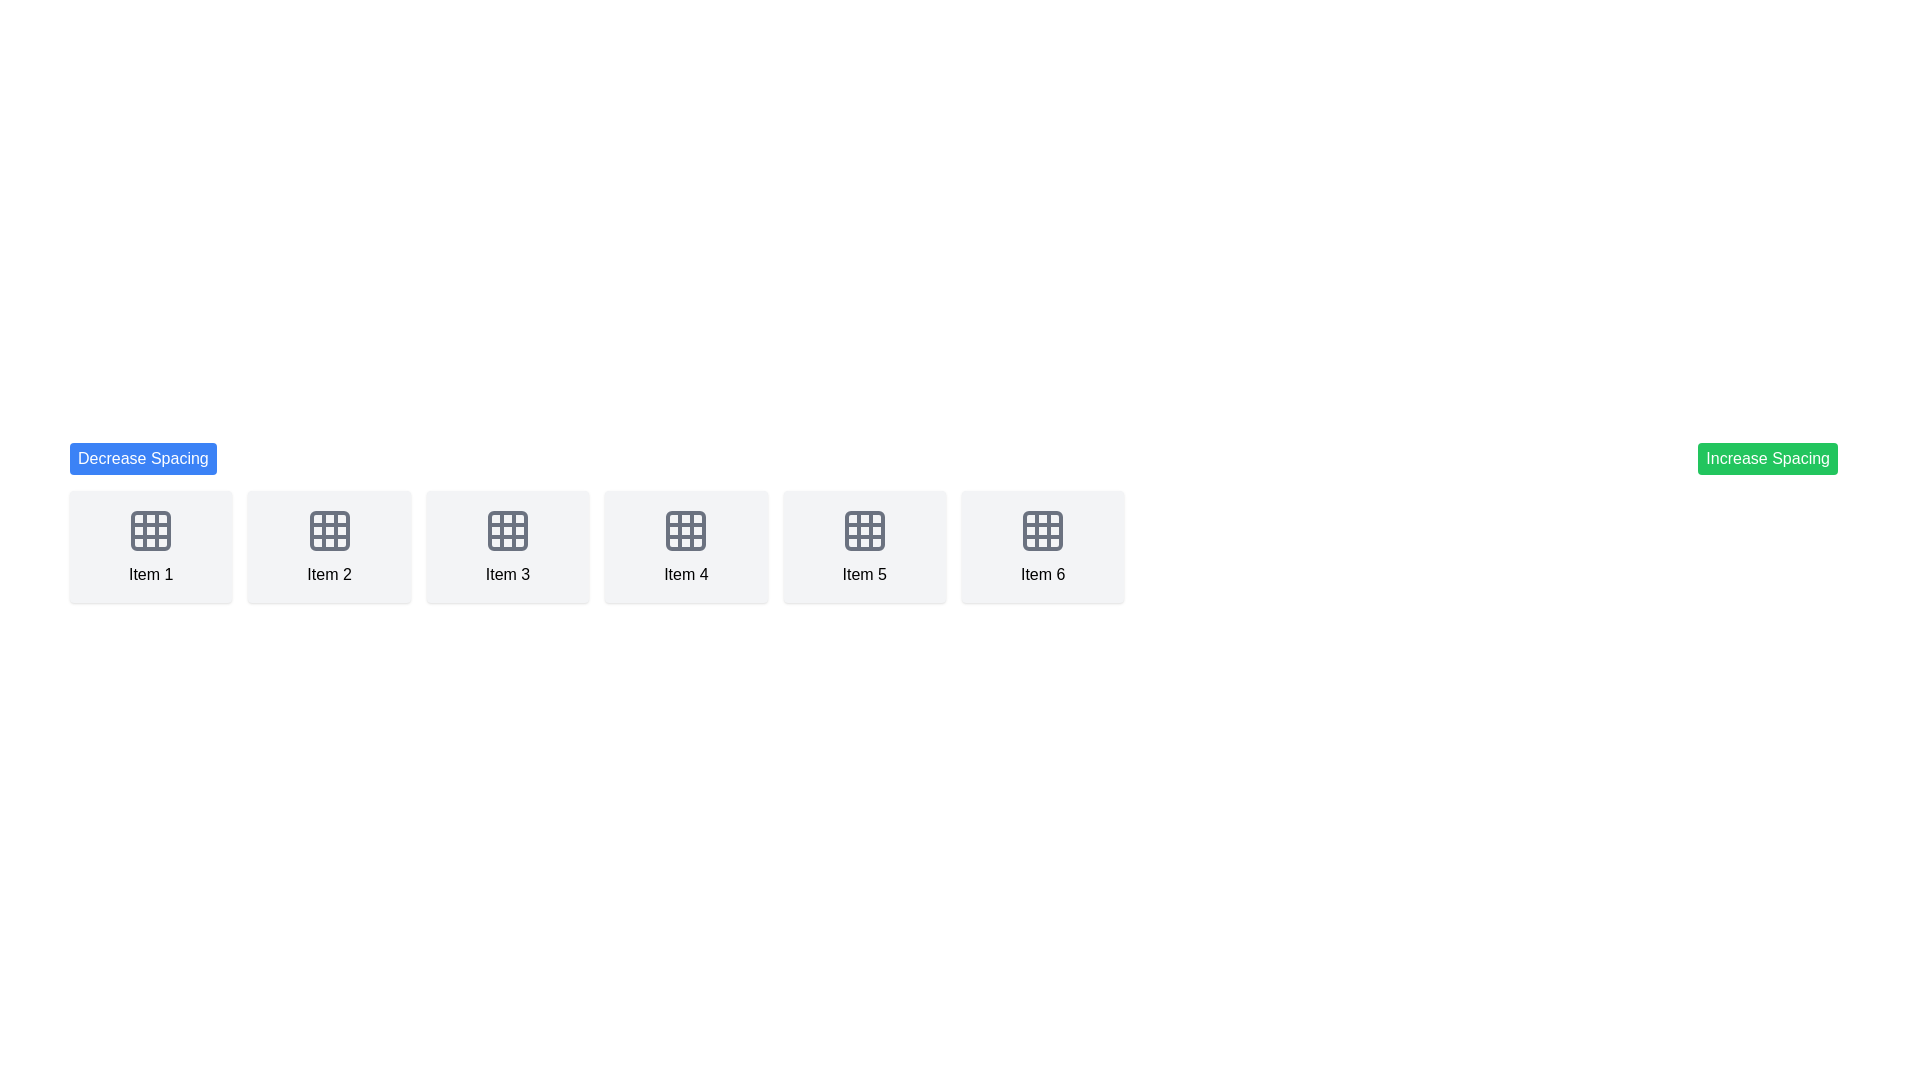 The image size is (1920, 1080). What do you see at coordinates (864, 547) in the screenshot?
I see `the fifth item in the horizontally aligned grid list, which is a button-like grid item between 'Item 4' and 'Item 6'` at bounding box center [864, 547].